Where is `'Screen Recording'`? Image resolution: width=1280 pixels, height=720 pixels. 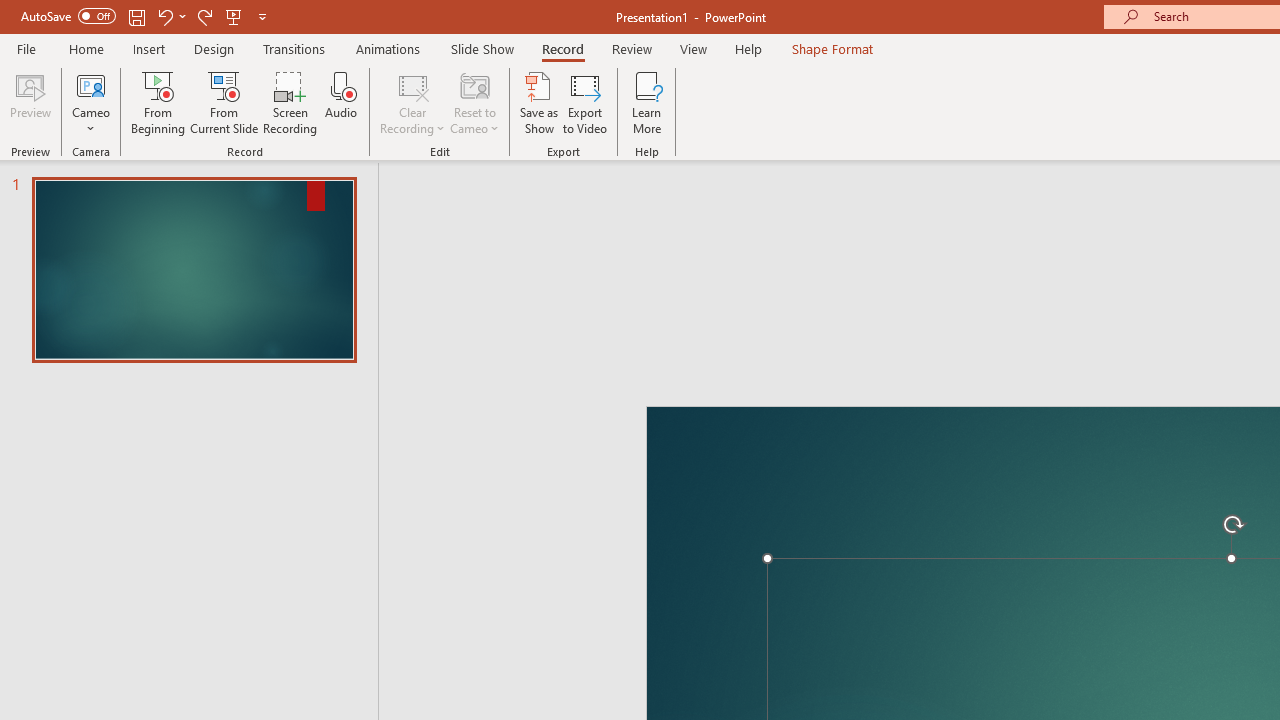
'Screen Recording' is located at coordinates (289, 103).